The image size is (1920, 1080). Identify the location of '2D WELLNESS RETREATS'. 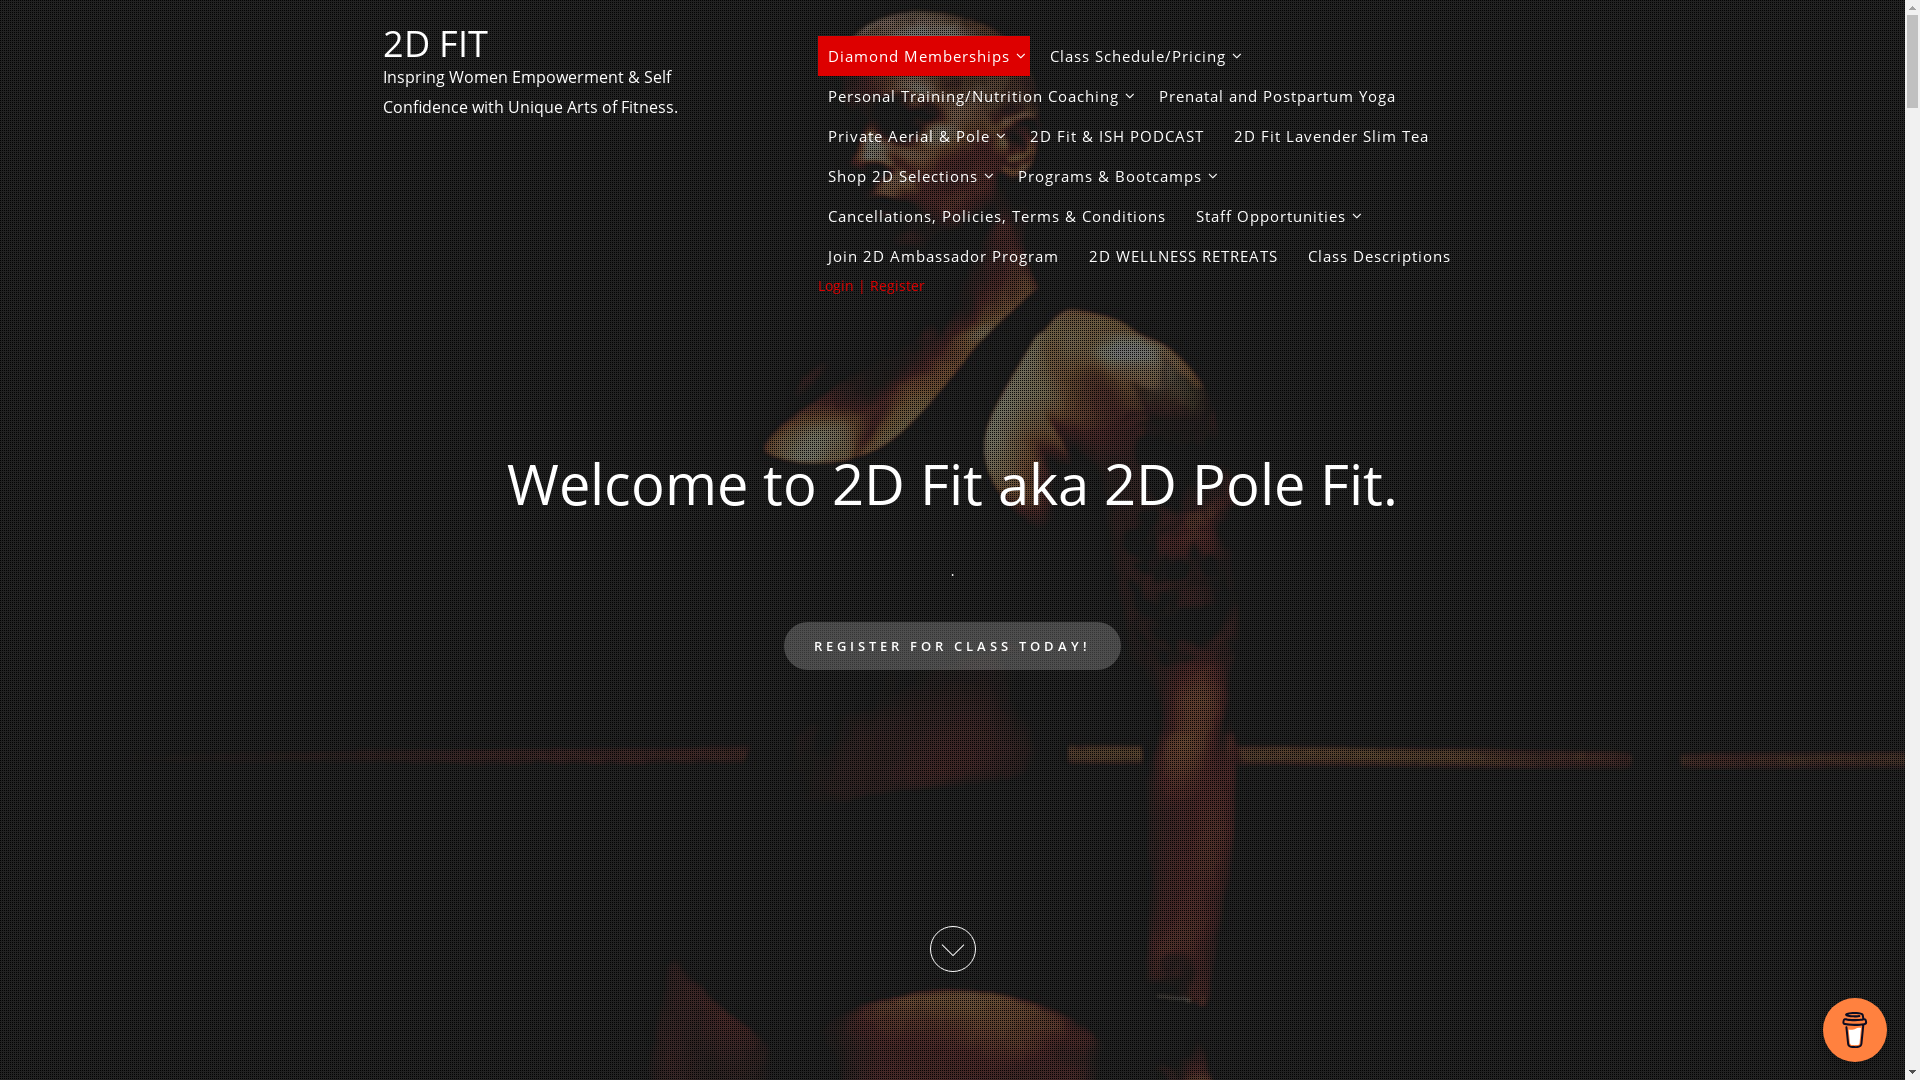
(1182, 254).